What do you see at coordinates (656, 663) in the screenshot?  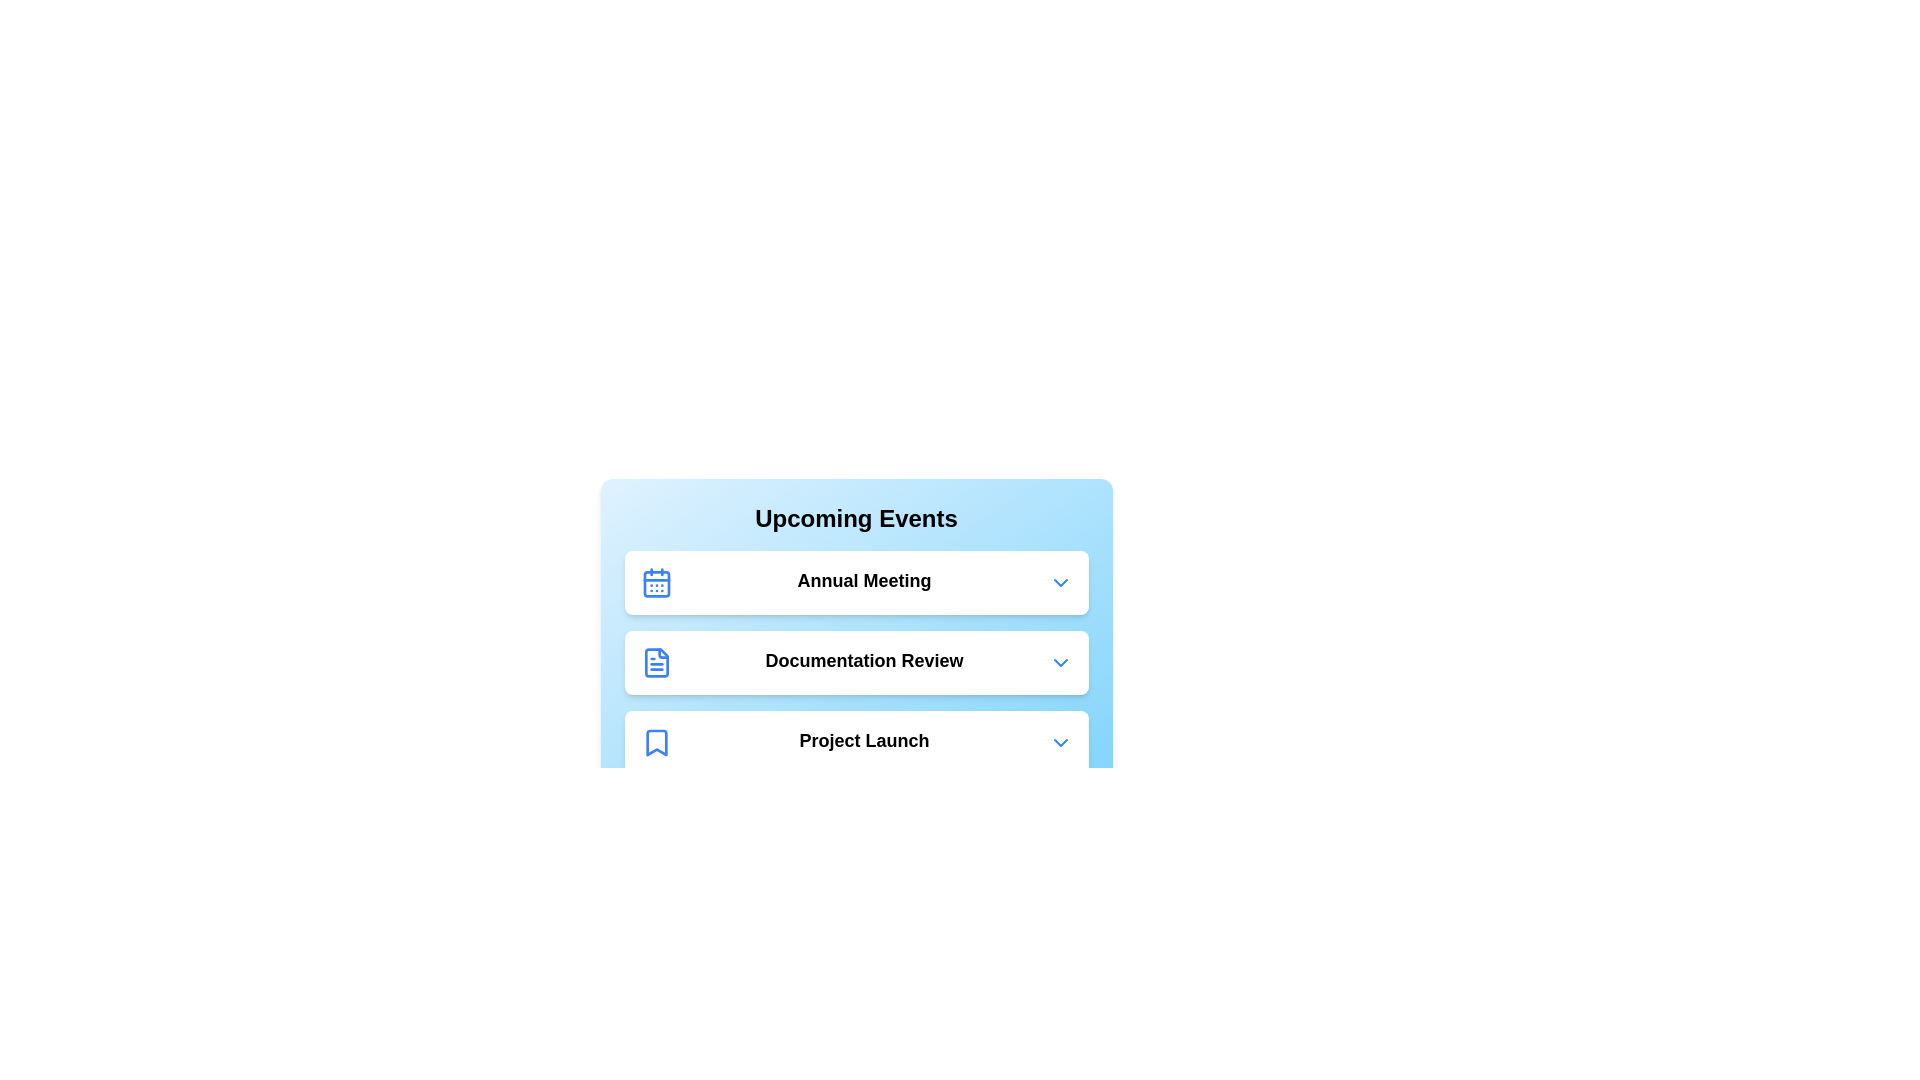 I see `the icon associated with Documentation Review` at bounding box center [656, 663].